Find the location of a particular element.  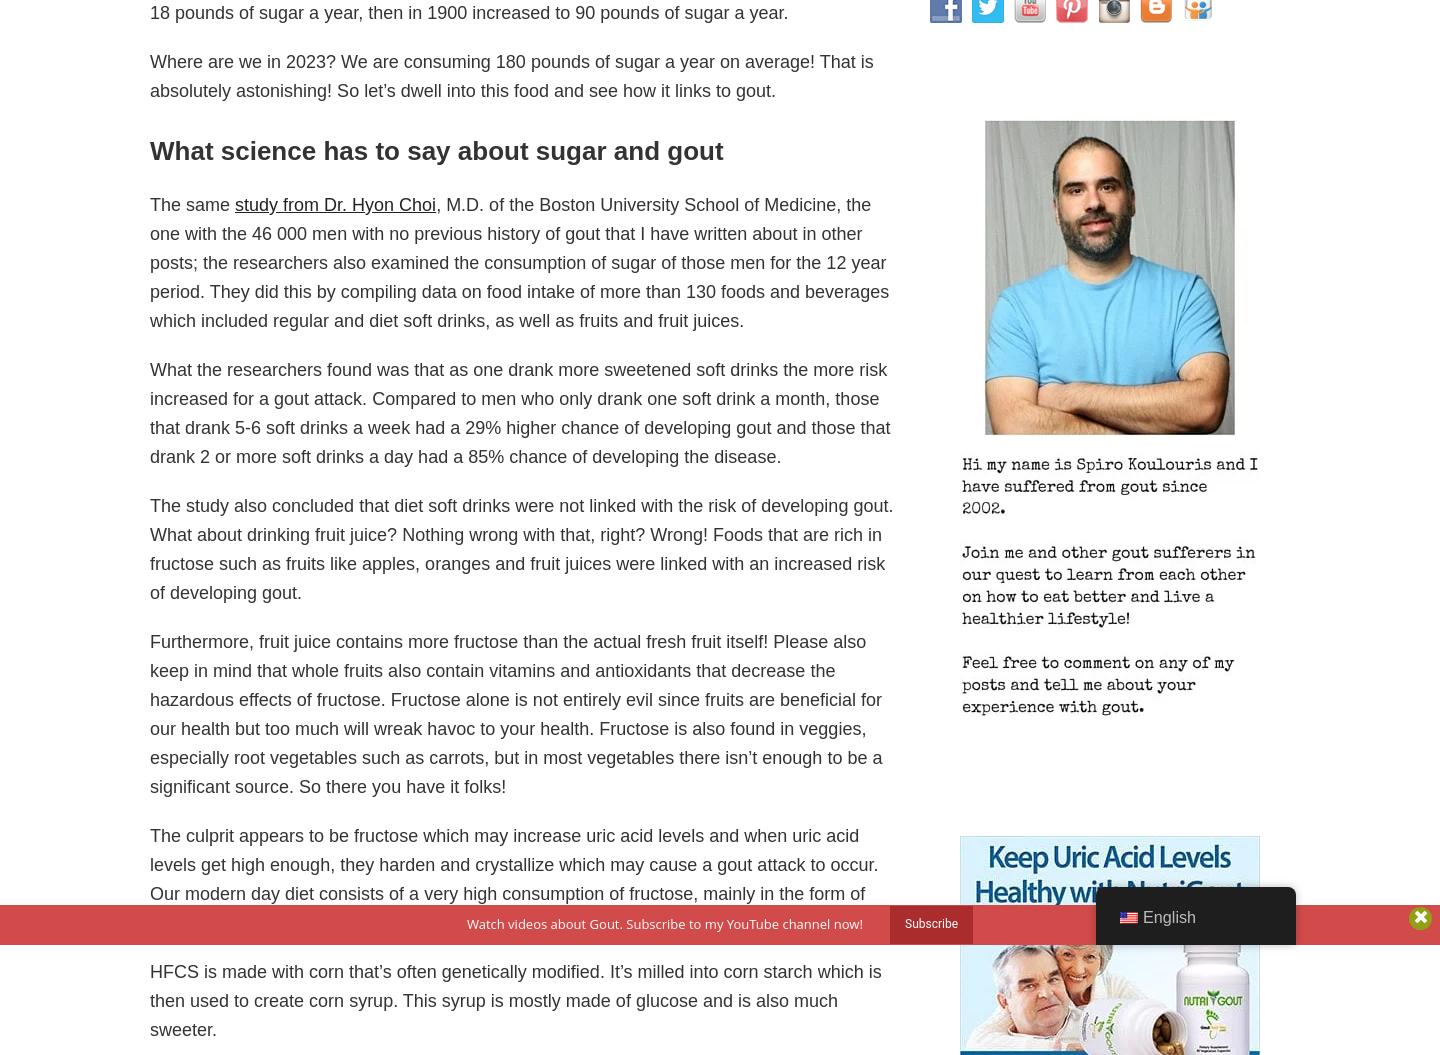

'HFCS is made with corn that’s often genetically modified. It’s milled into corn starch which is then used to create corn syrup. This syrup is mostly made of glucose and is also much sweeter.' is located at coordinates (514, 999).